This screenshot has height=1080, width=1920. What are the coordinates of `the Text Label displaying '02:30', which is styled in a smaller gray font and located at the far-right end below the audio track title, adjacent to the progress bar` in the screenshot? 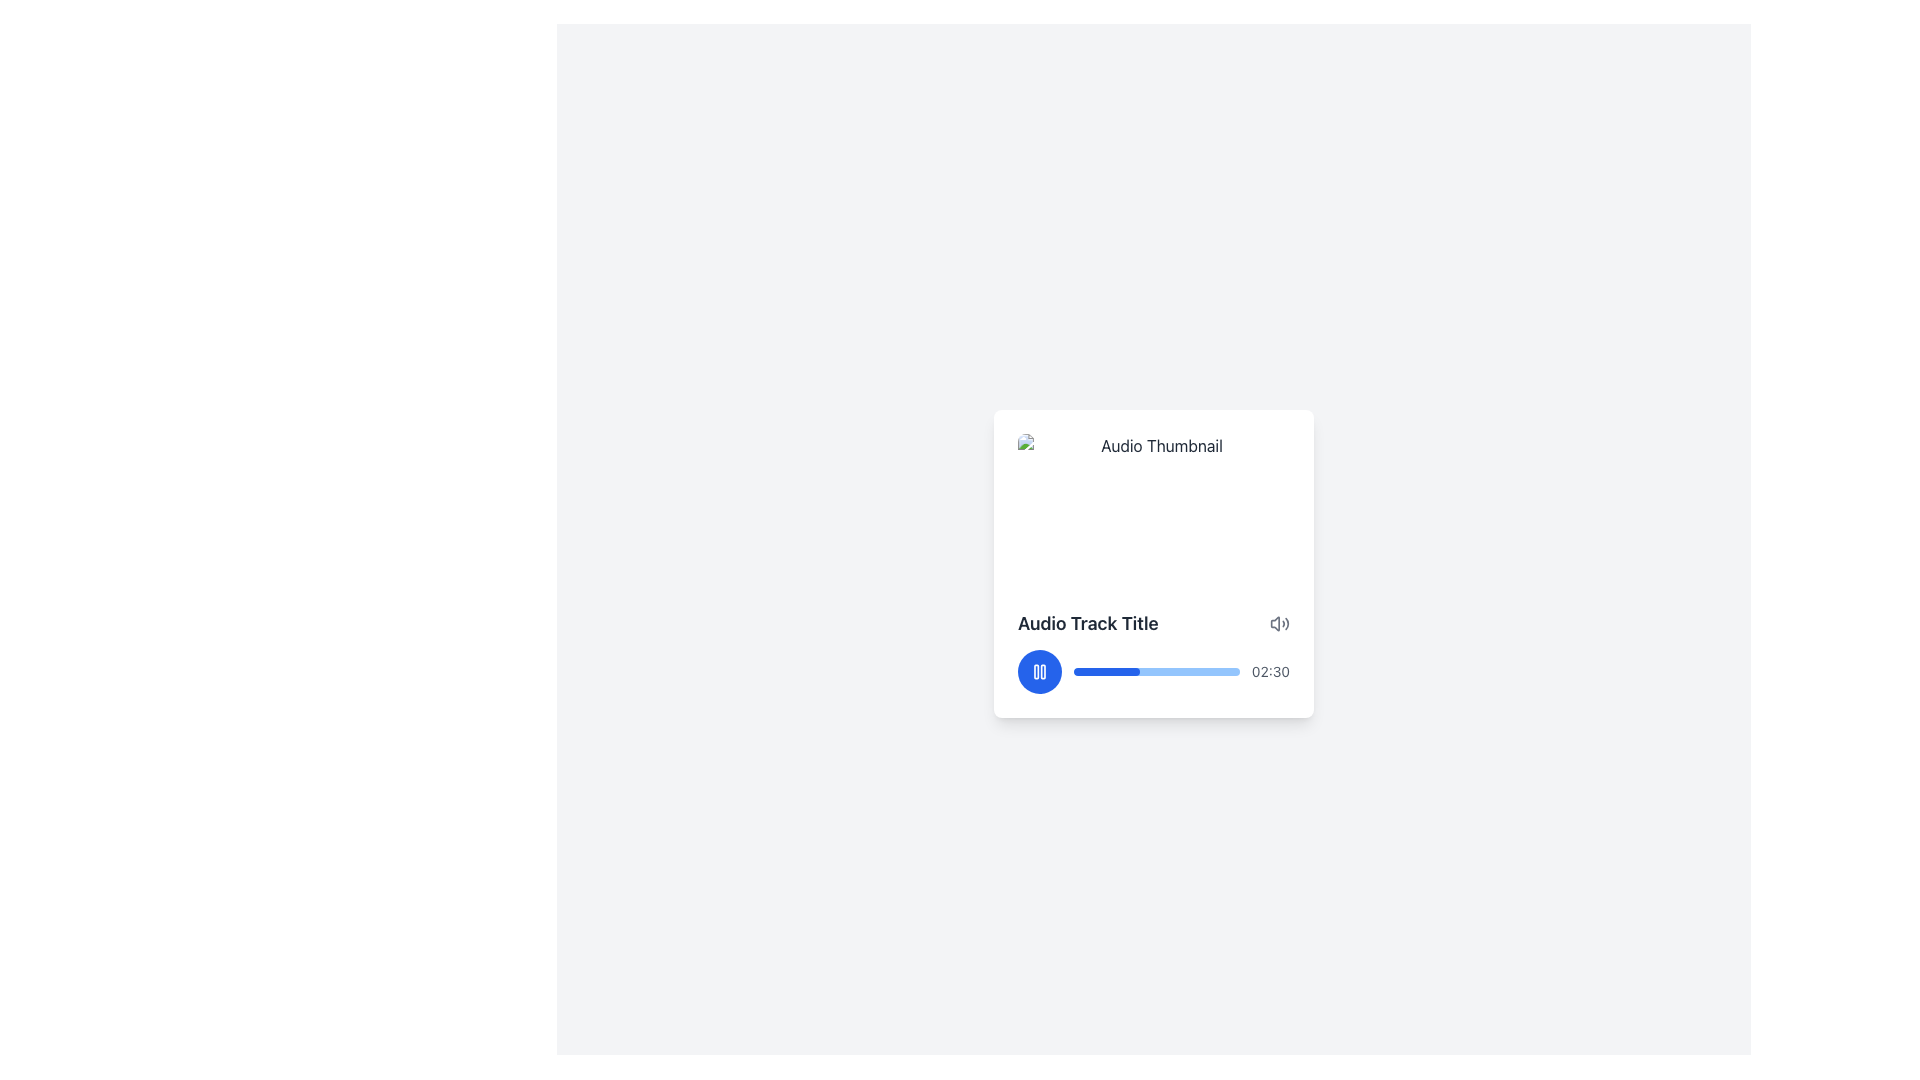 It's located at (1269, 671).